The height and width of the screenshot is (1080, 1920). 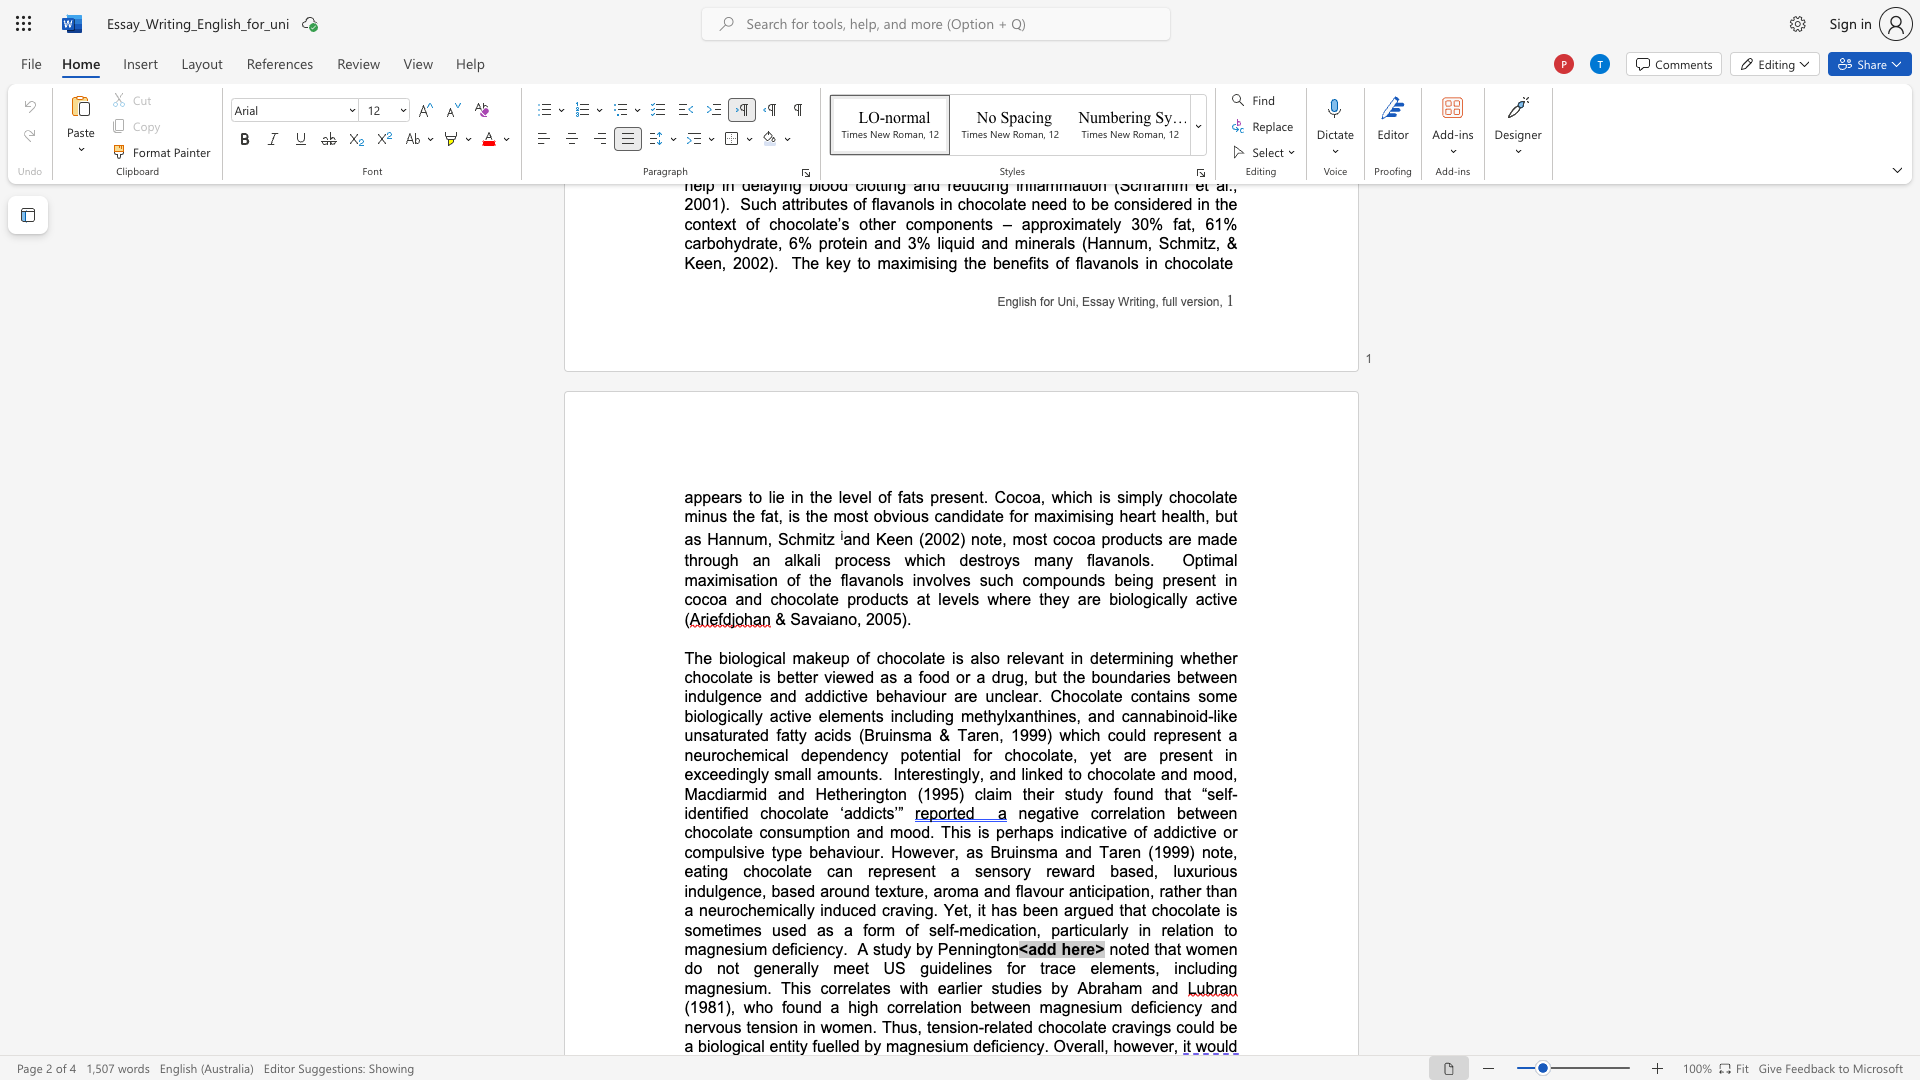 I want to click on the space between the continuous character "n" and "g" in the text, so click(x=1164, y=658).